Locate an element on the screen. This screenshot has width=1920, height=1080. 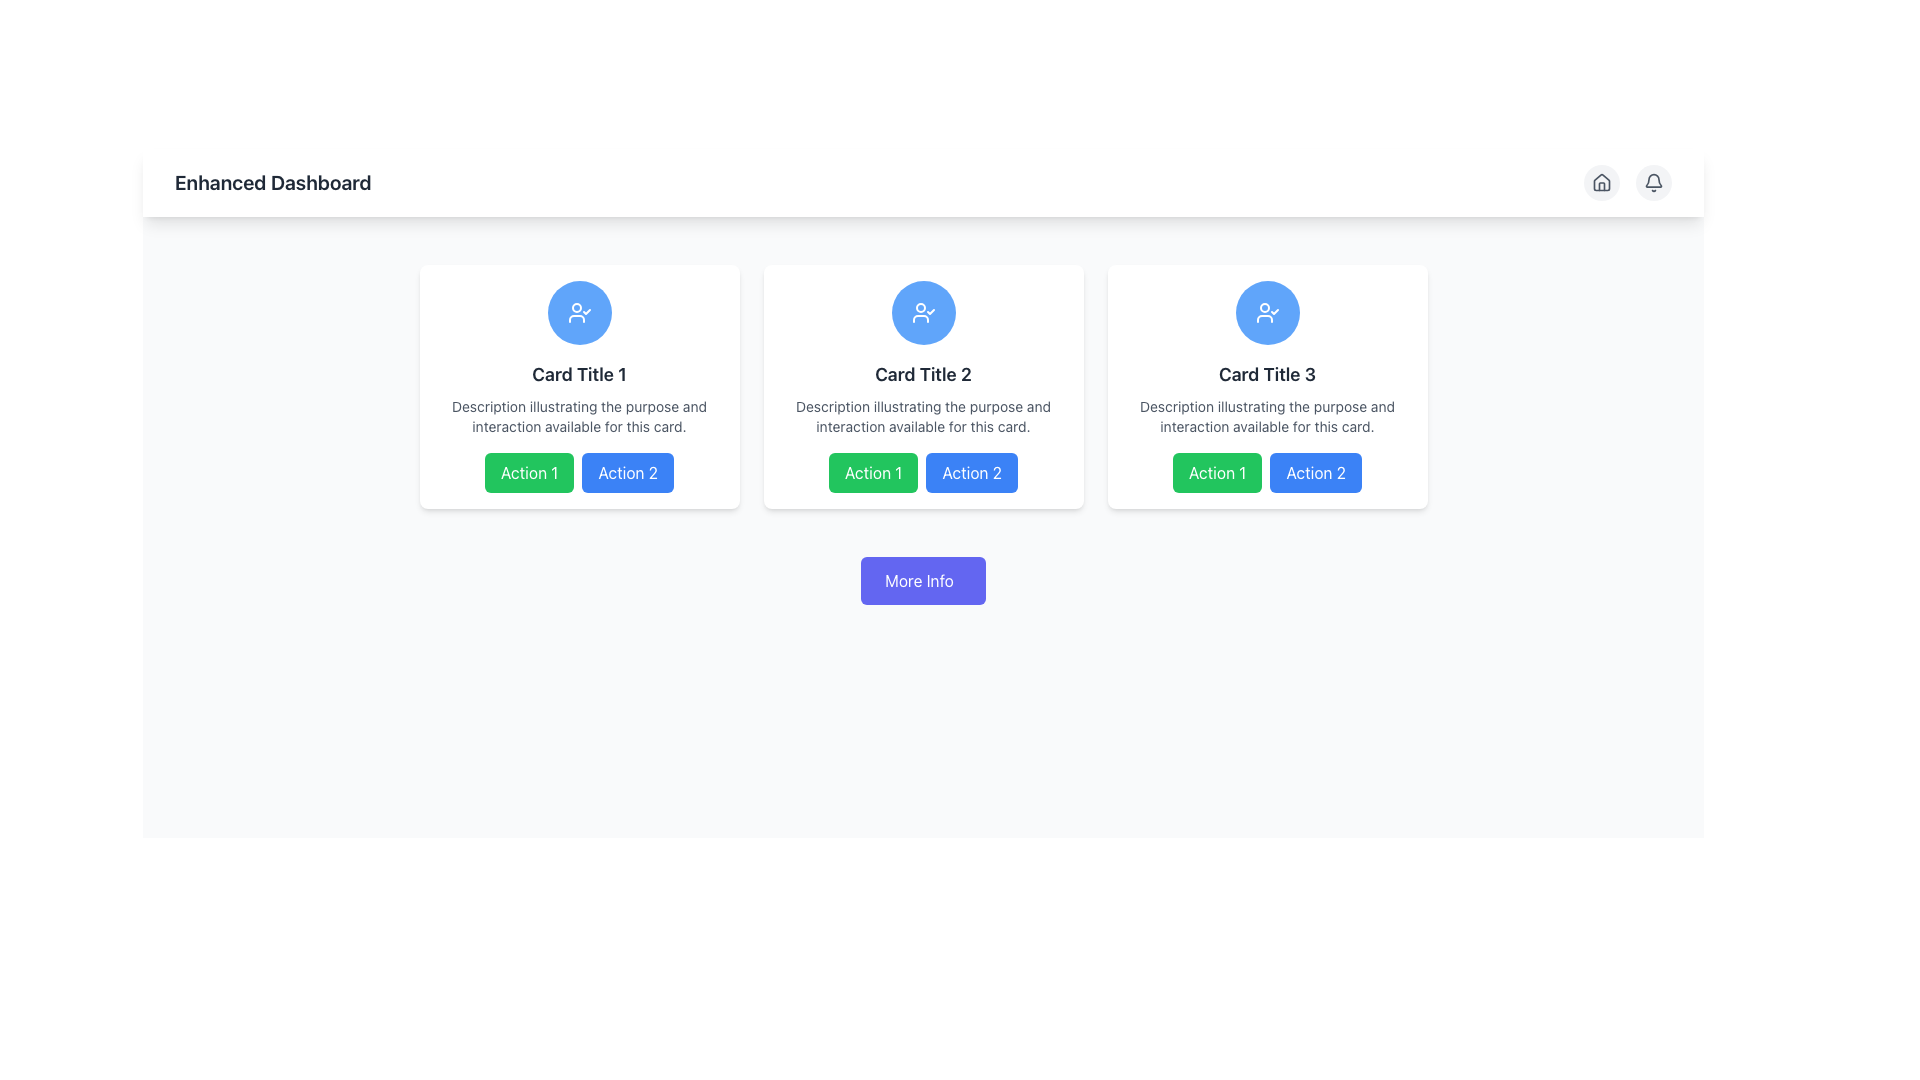
the bell icon button in the top-right corner is located at coordinates (1654, 182).